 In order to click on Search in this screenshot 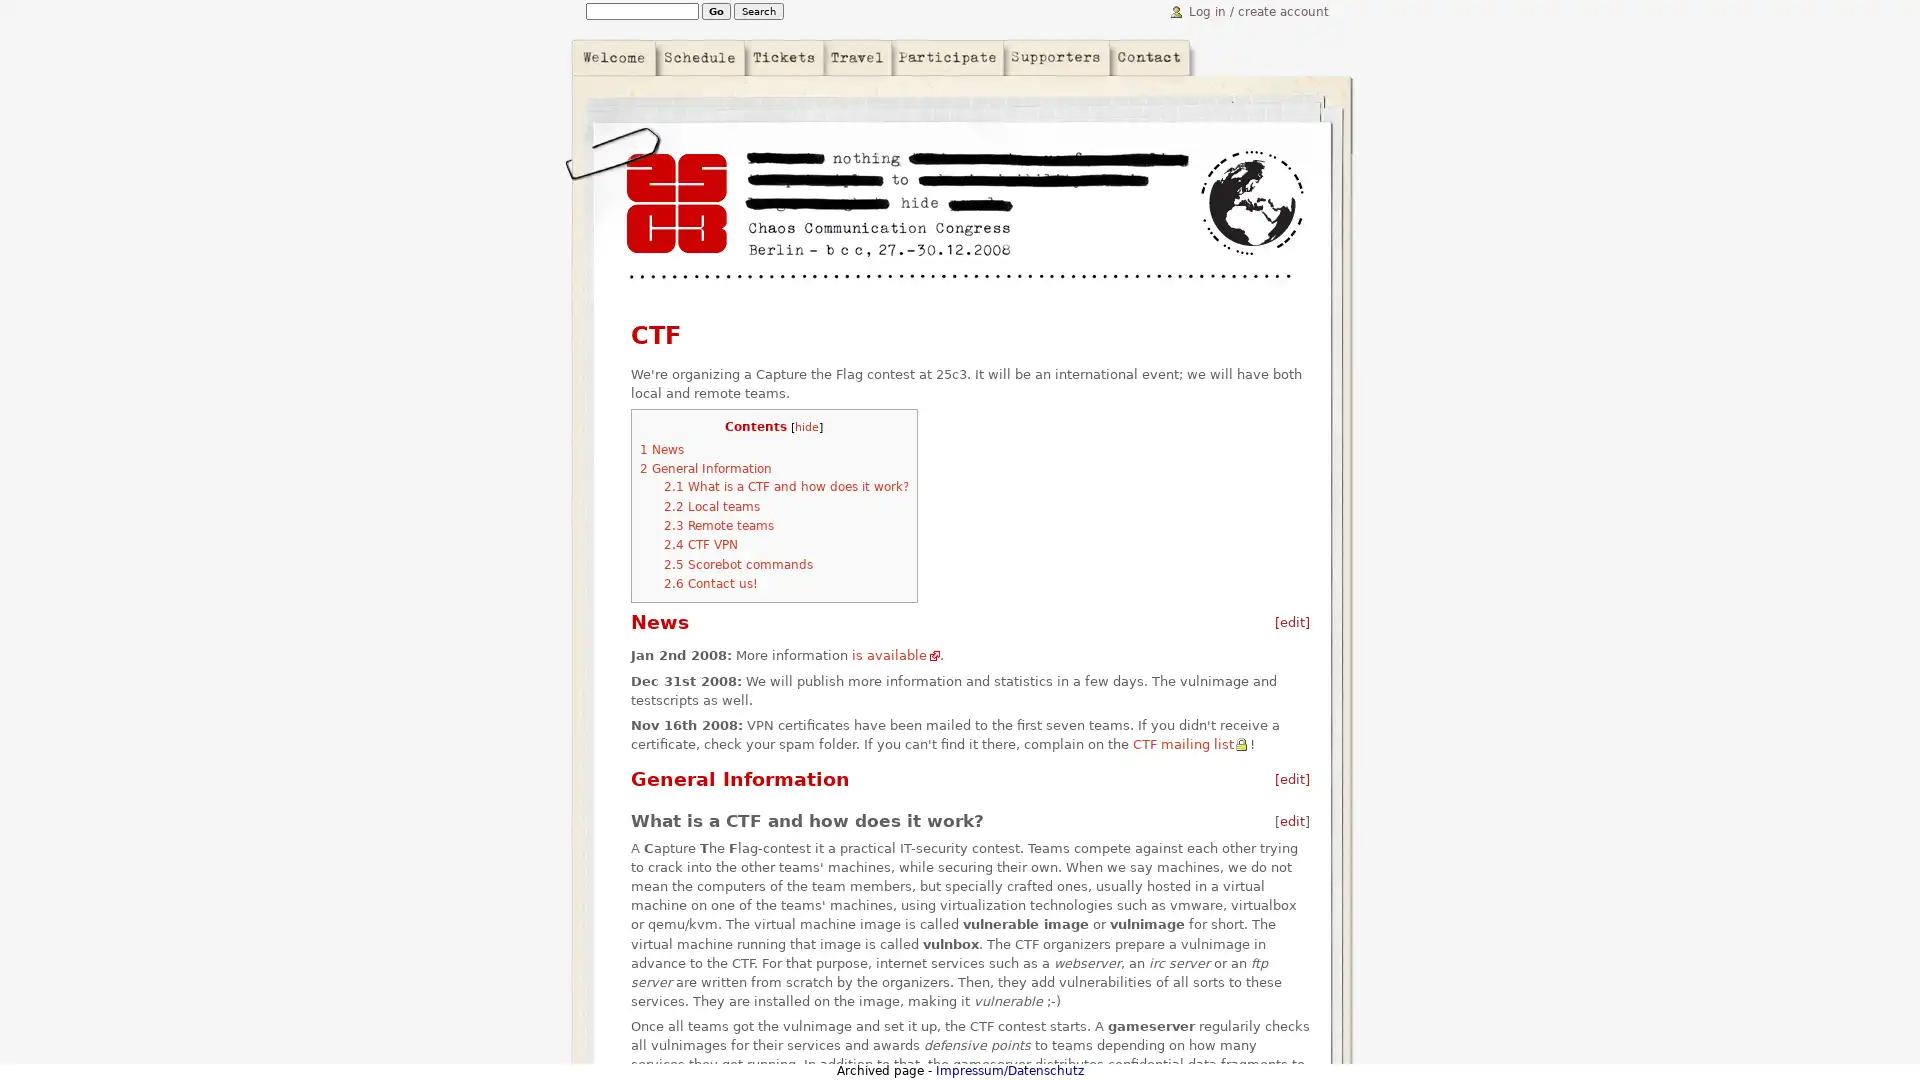, I will do `click(757, 11)`.